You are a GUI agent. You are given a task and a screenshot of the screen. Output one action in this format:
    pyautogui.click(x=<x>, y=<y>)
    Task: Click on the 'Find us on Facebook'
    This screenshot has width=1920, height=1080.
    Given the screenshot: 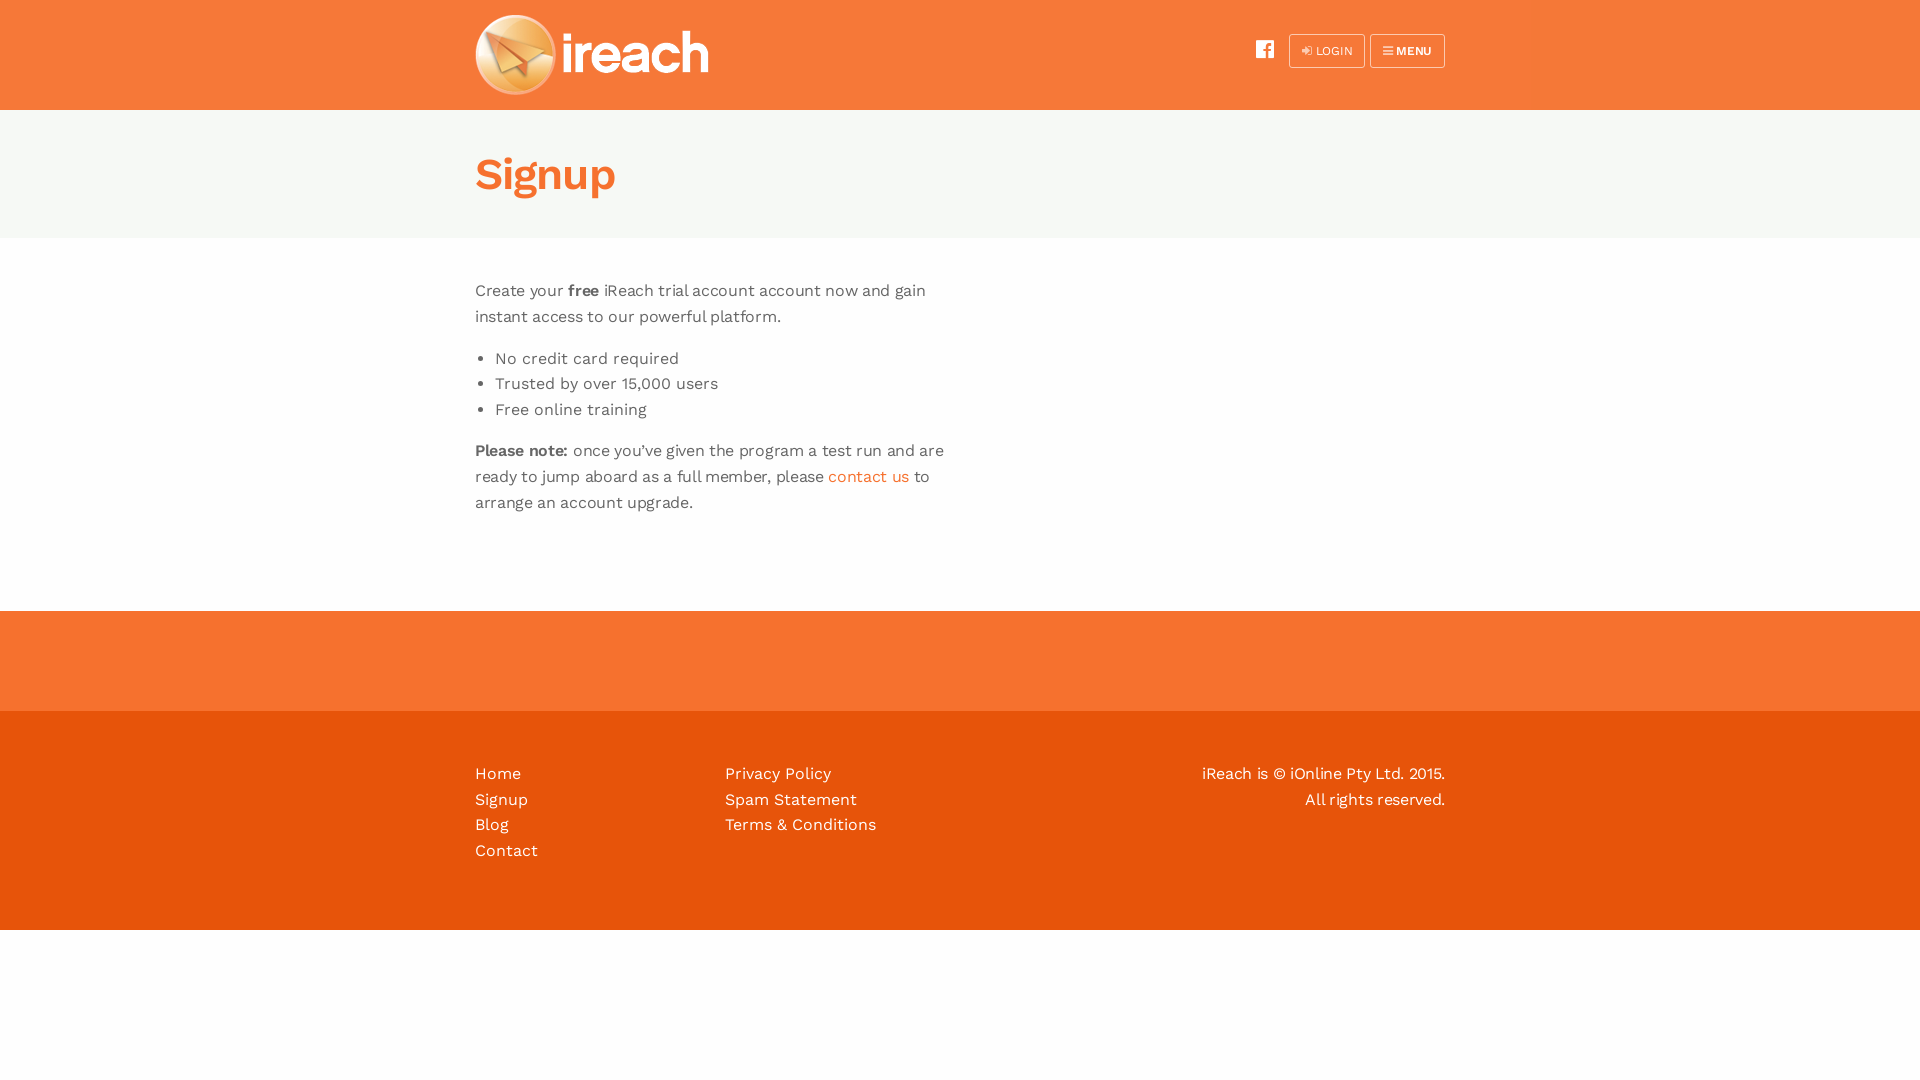 What is the action you would take?
    pyautogui.click(x=1264, y=48)
    